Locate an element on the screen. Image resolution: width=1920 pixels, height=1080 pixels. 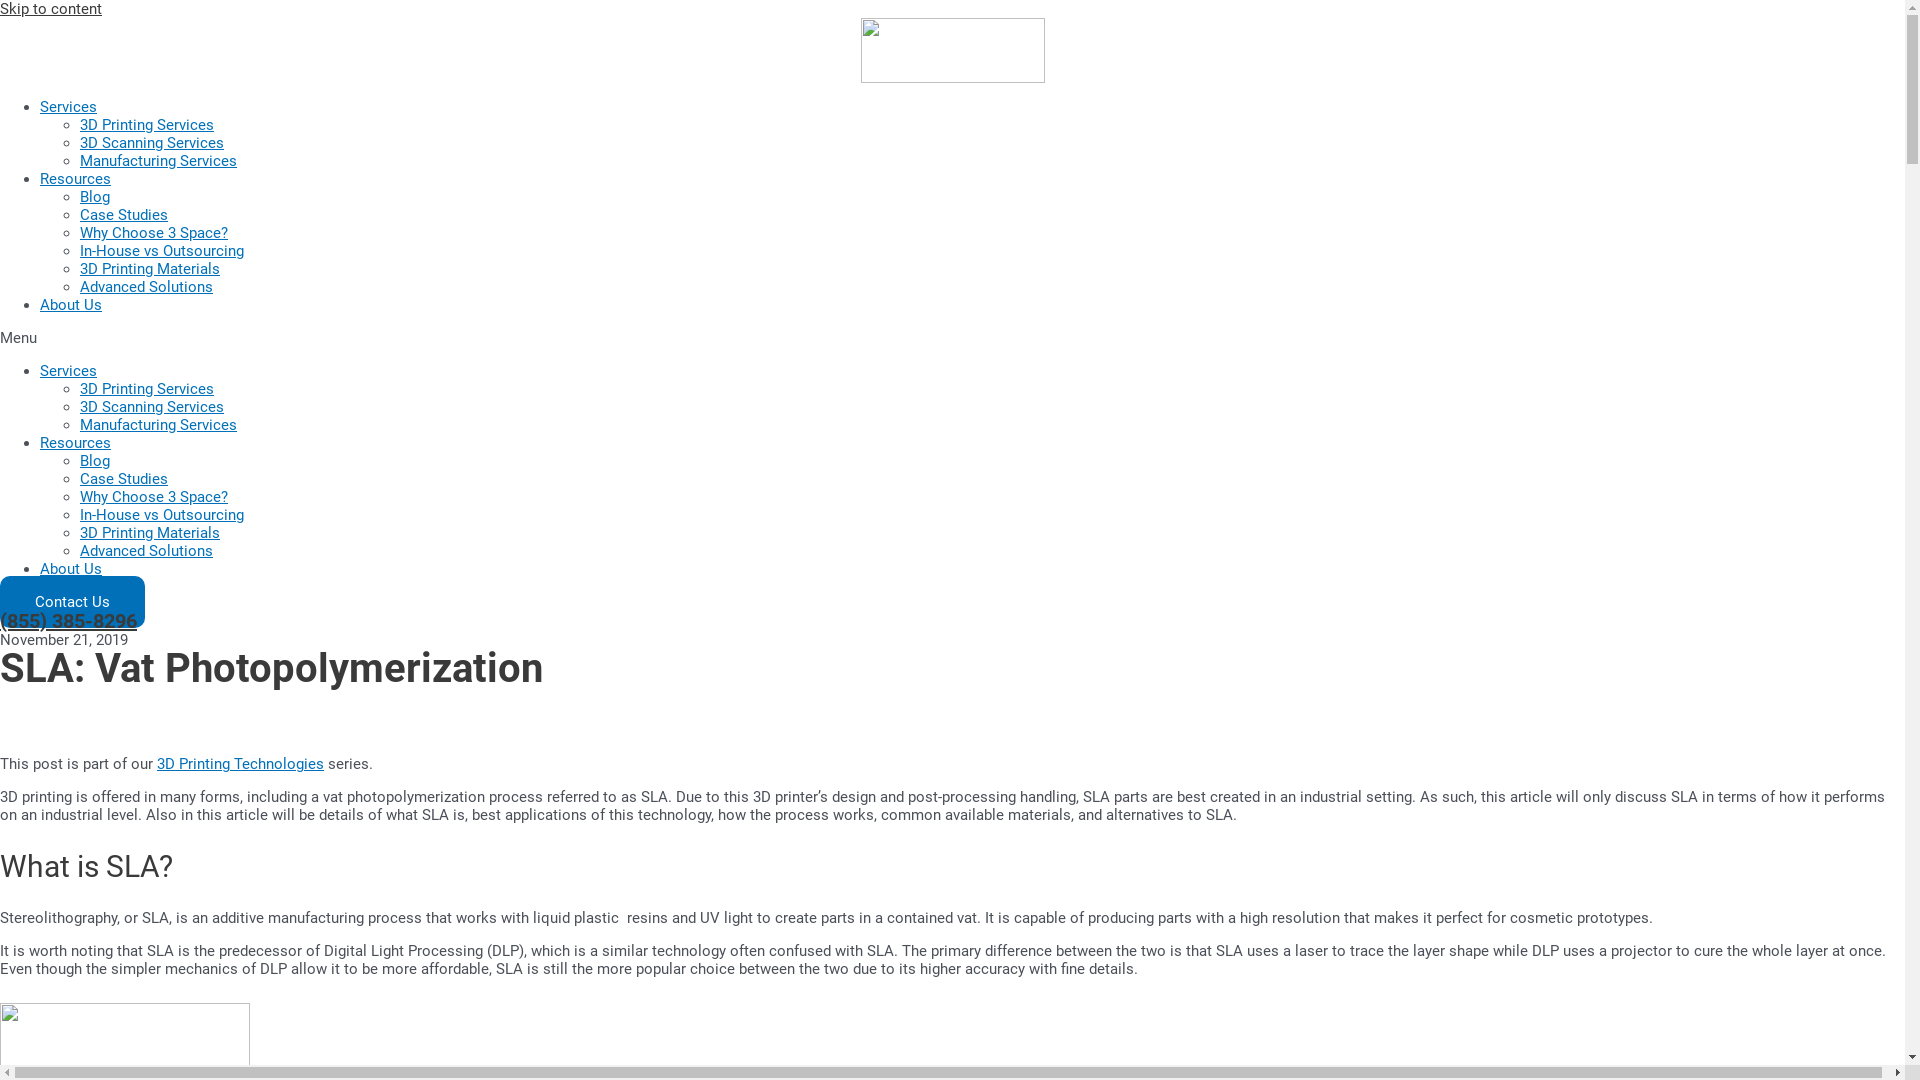
'About Us' is located at coordinates (71, 569).